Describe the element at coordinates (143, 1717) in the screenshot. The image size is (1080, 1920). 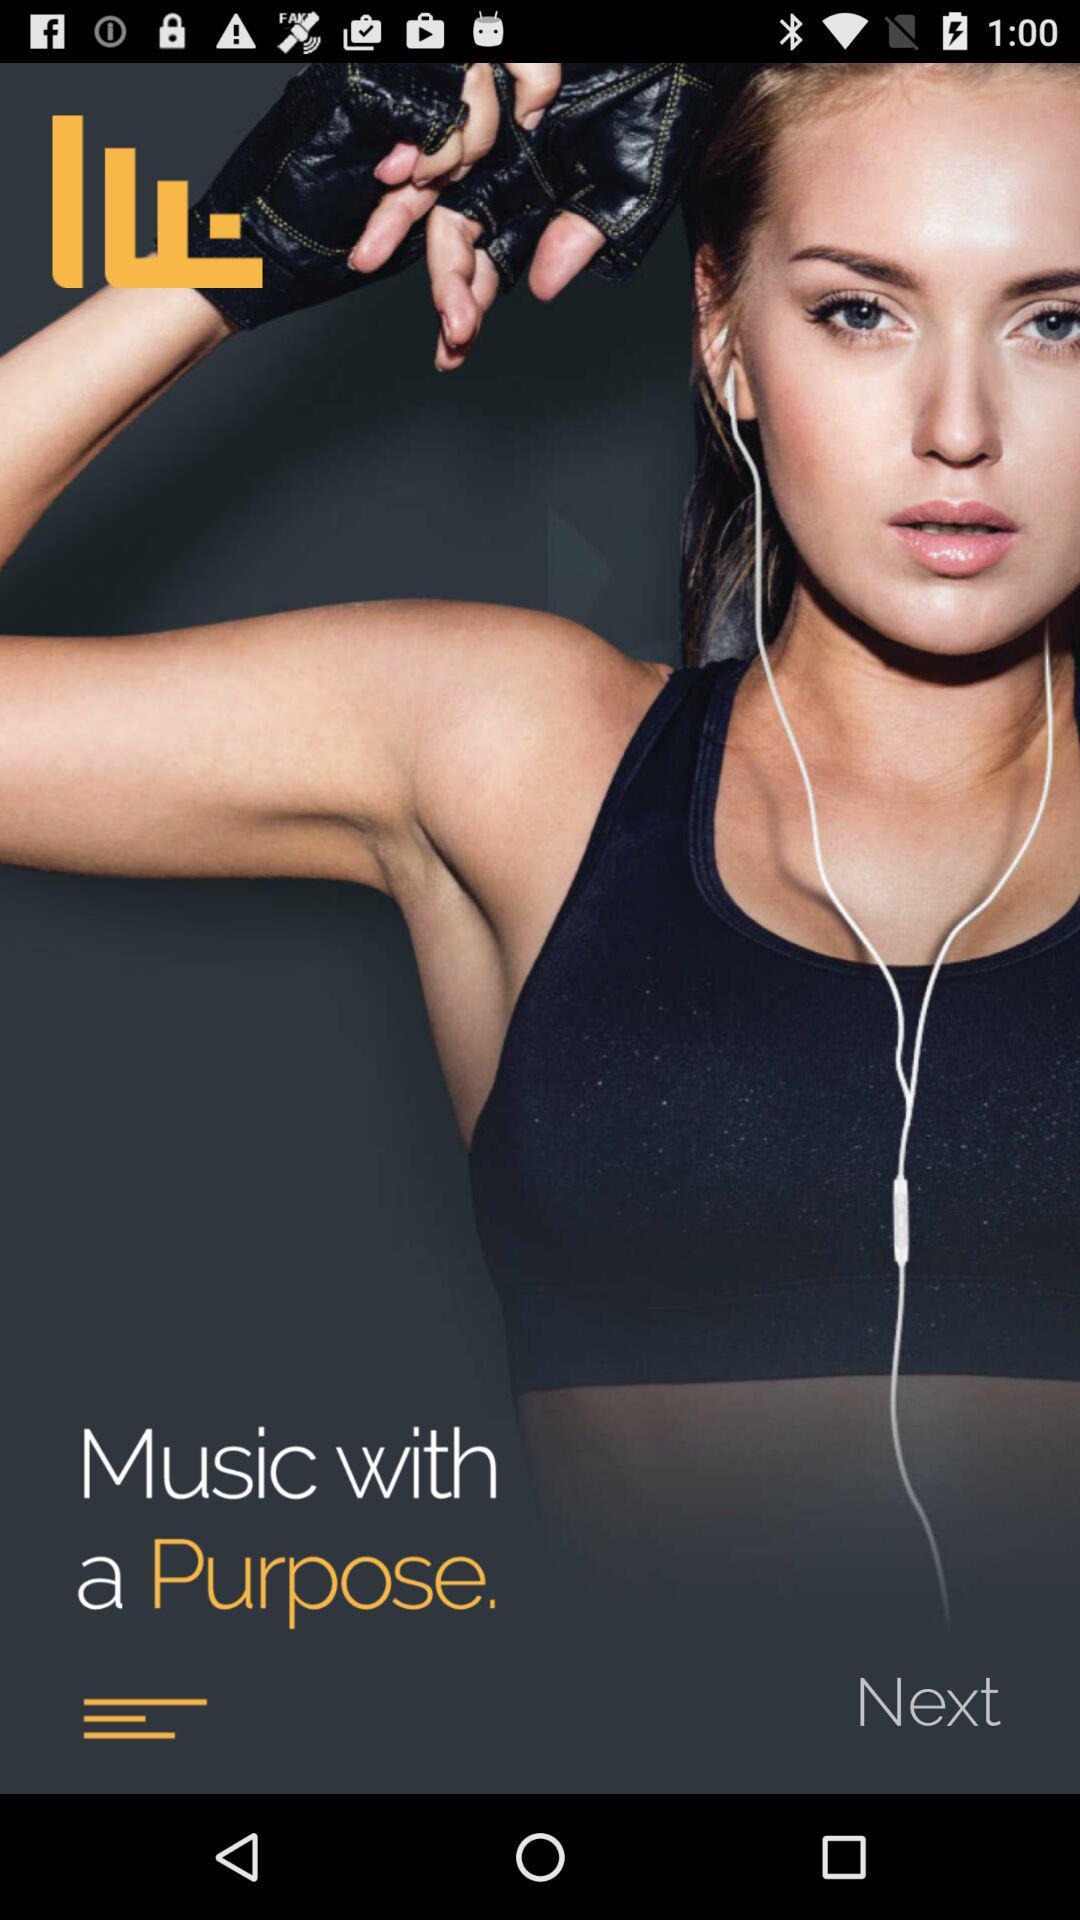
I see `the item at the bottom left corner` at that location.